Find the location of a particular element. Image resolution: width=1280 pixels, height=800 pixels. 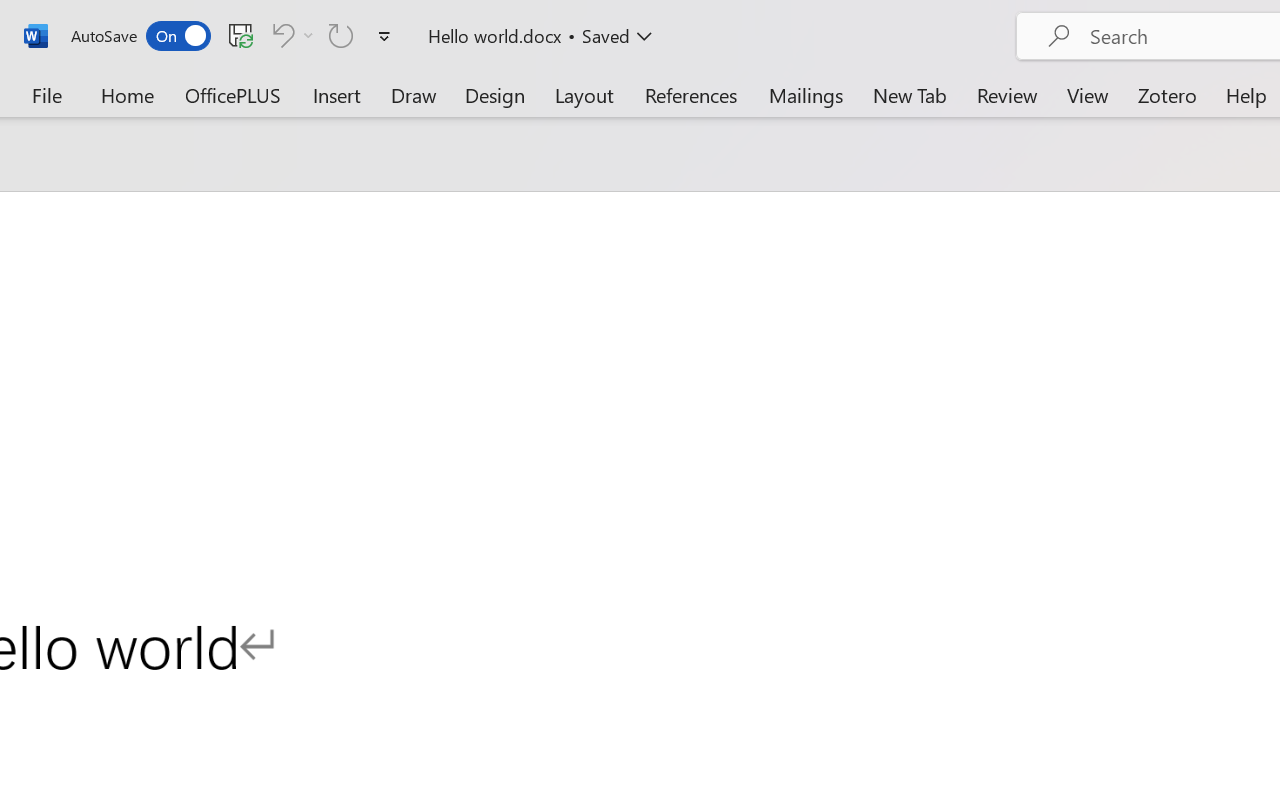

'Zotero' is located at coordinates (1167, 94).